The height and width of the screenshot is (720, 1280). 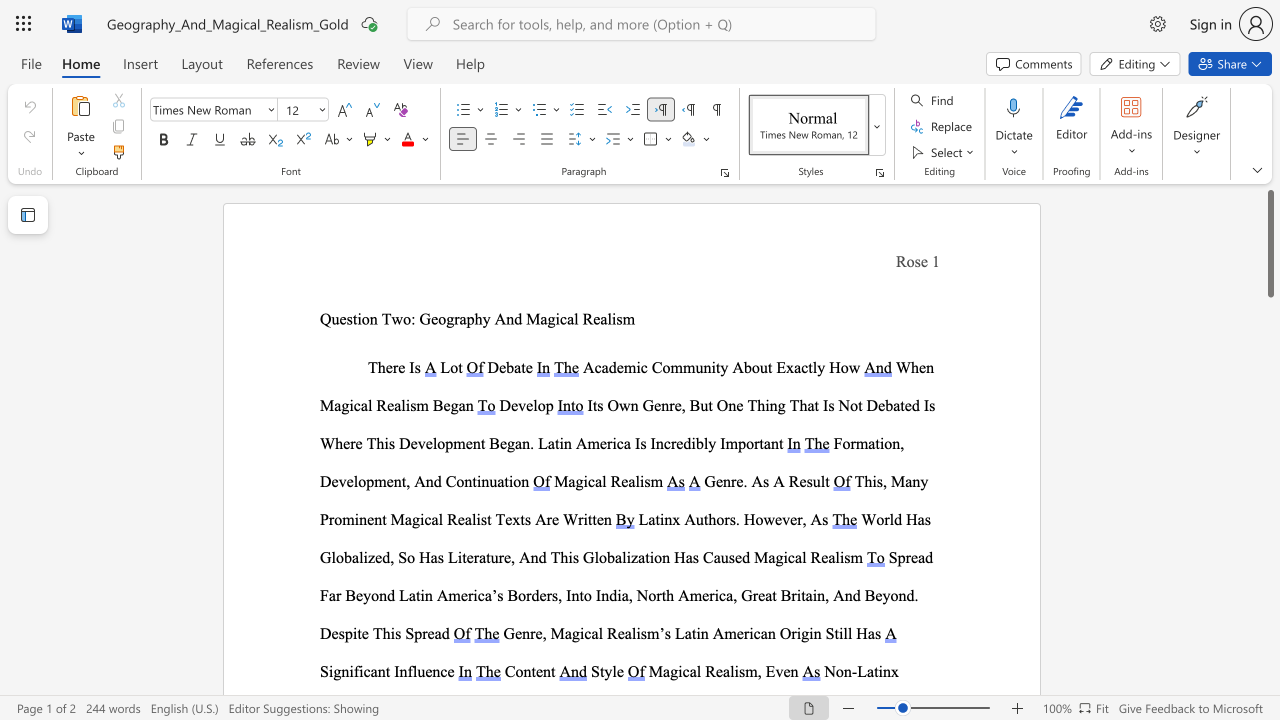 I want to click on the scrollbar to scroll downward, so click(x=1269, y=338).